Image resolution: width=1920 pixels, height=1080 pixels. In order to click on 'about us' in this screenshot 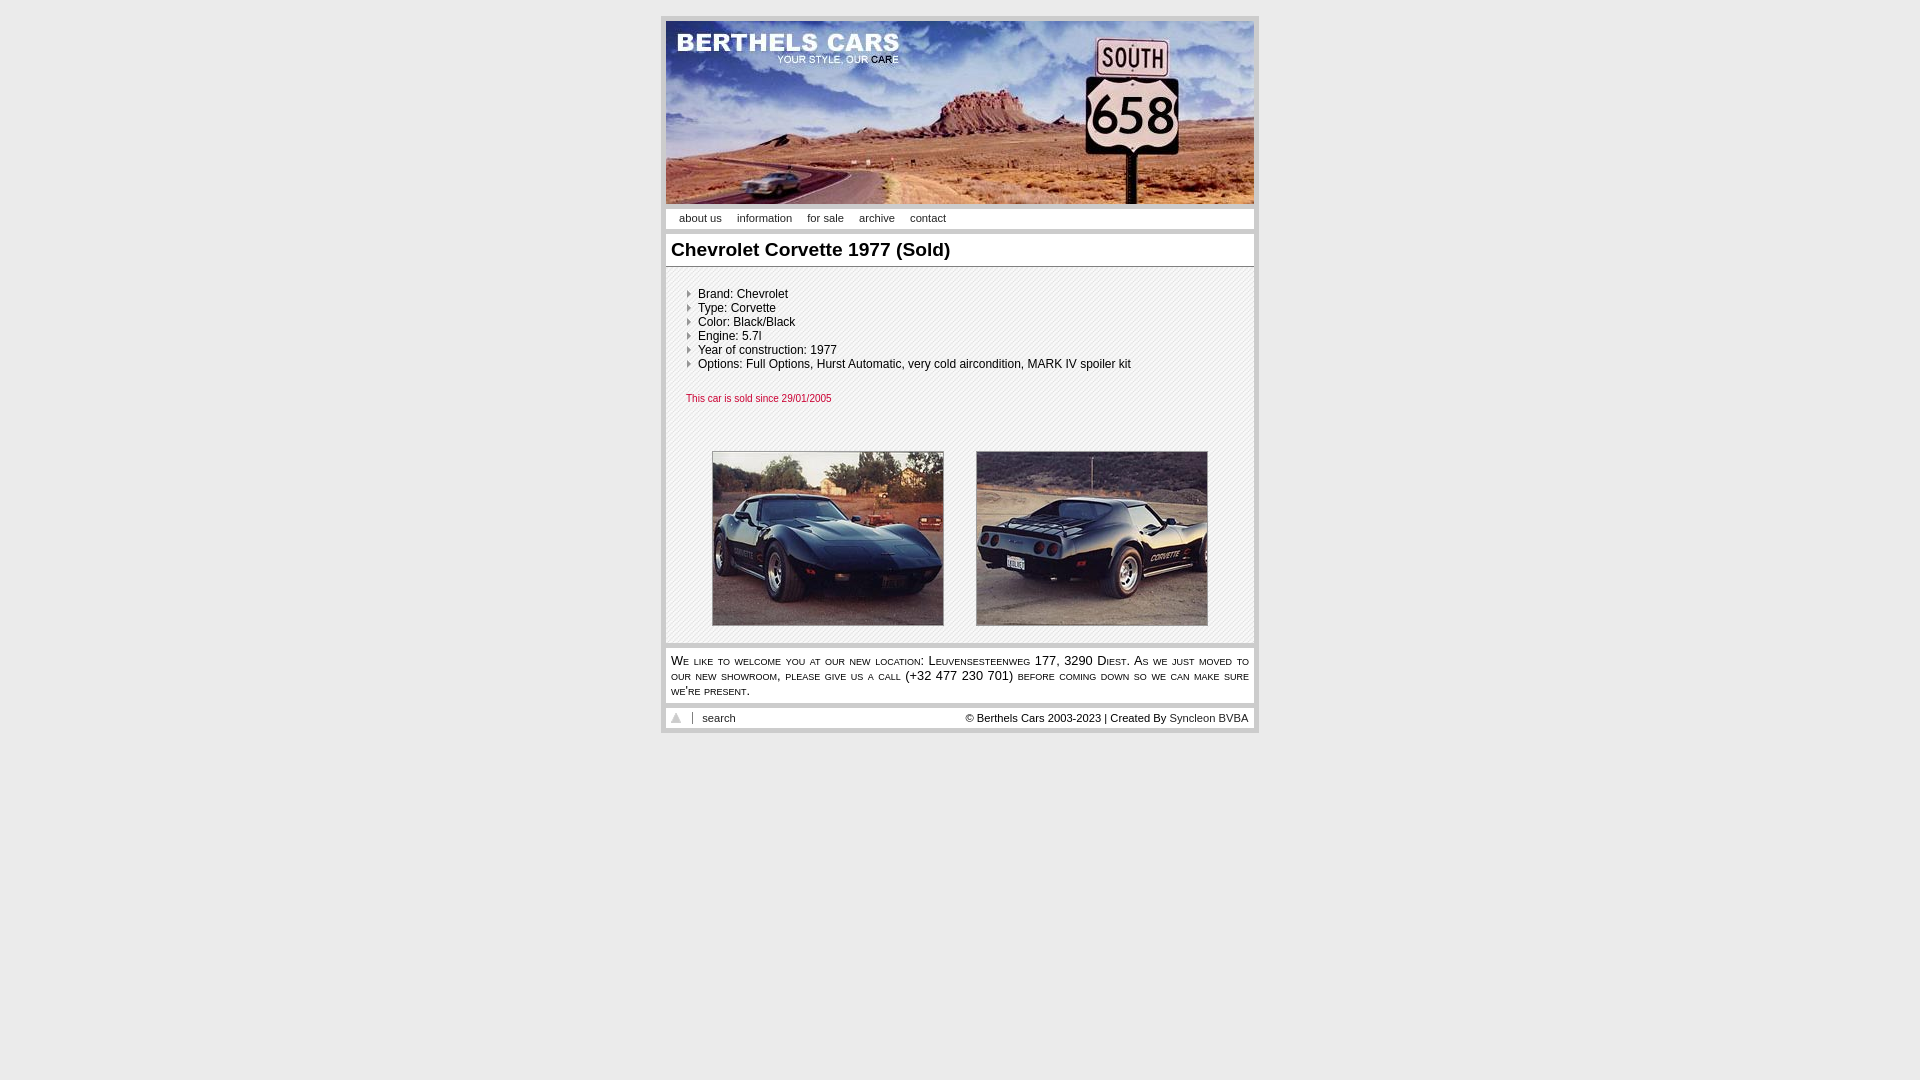, I will do `click(700, 218)`.